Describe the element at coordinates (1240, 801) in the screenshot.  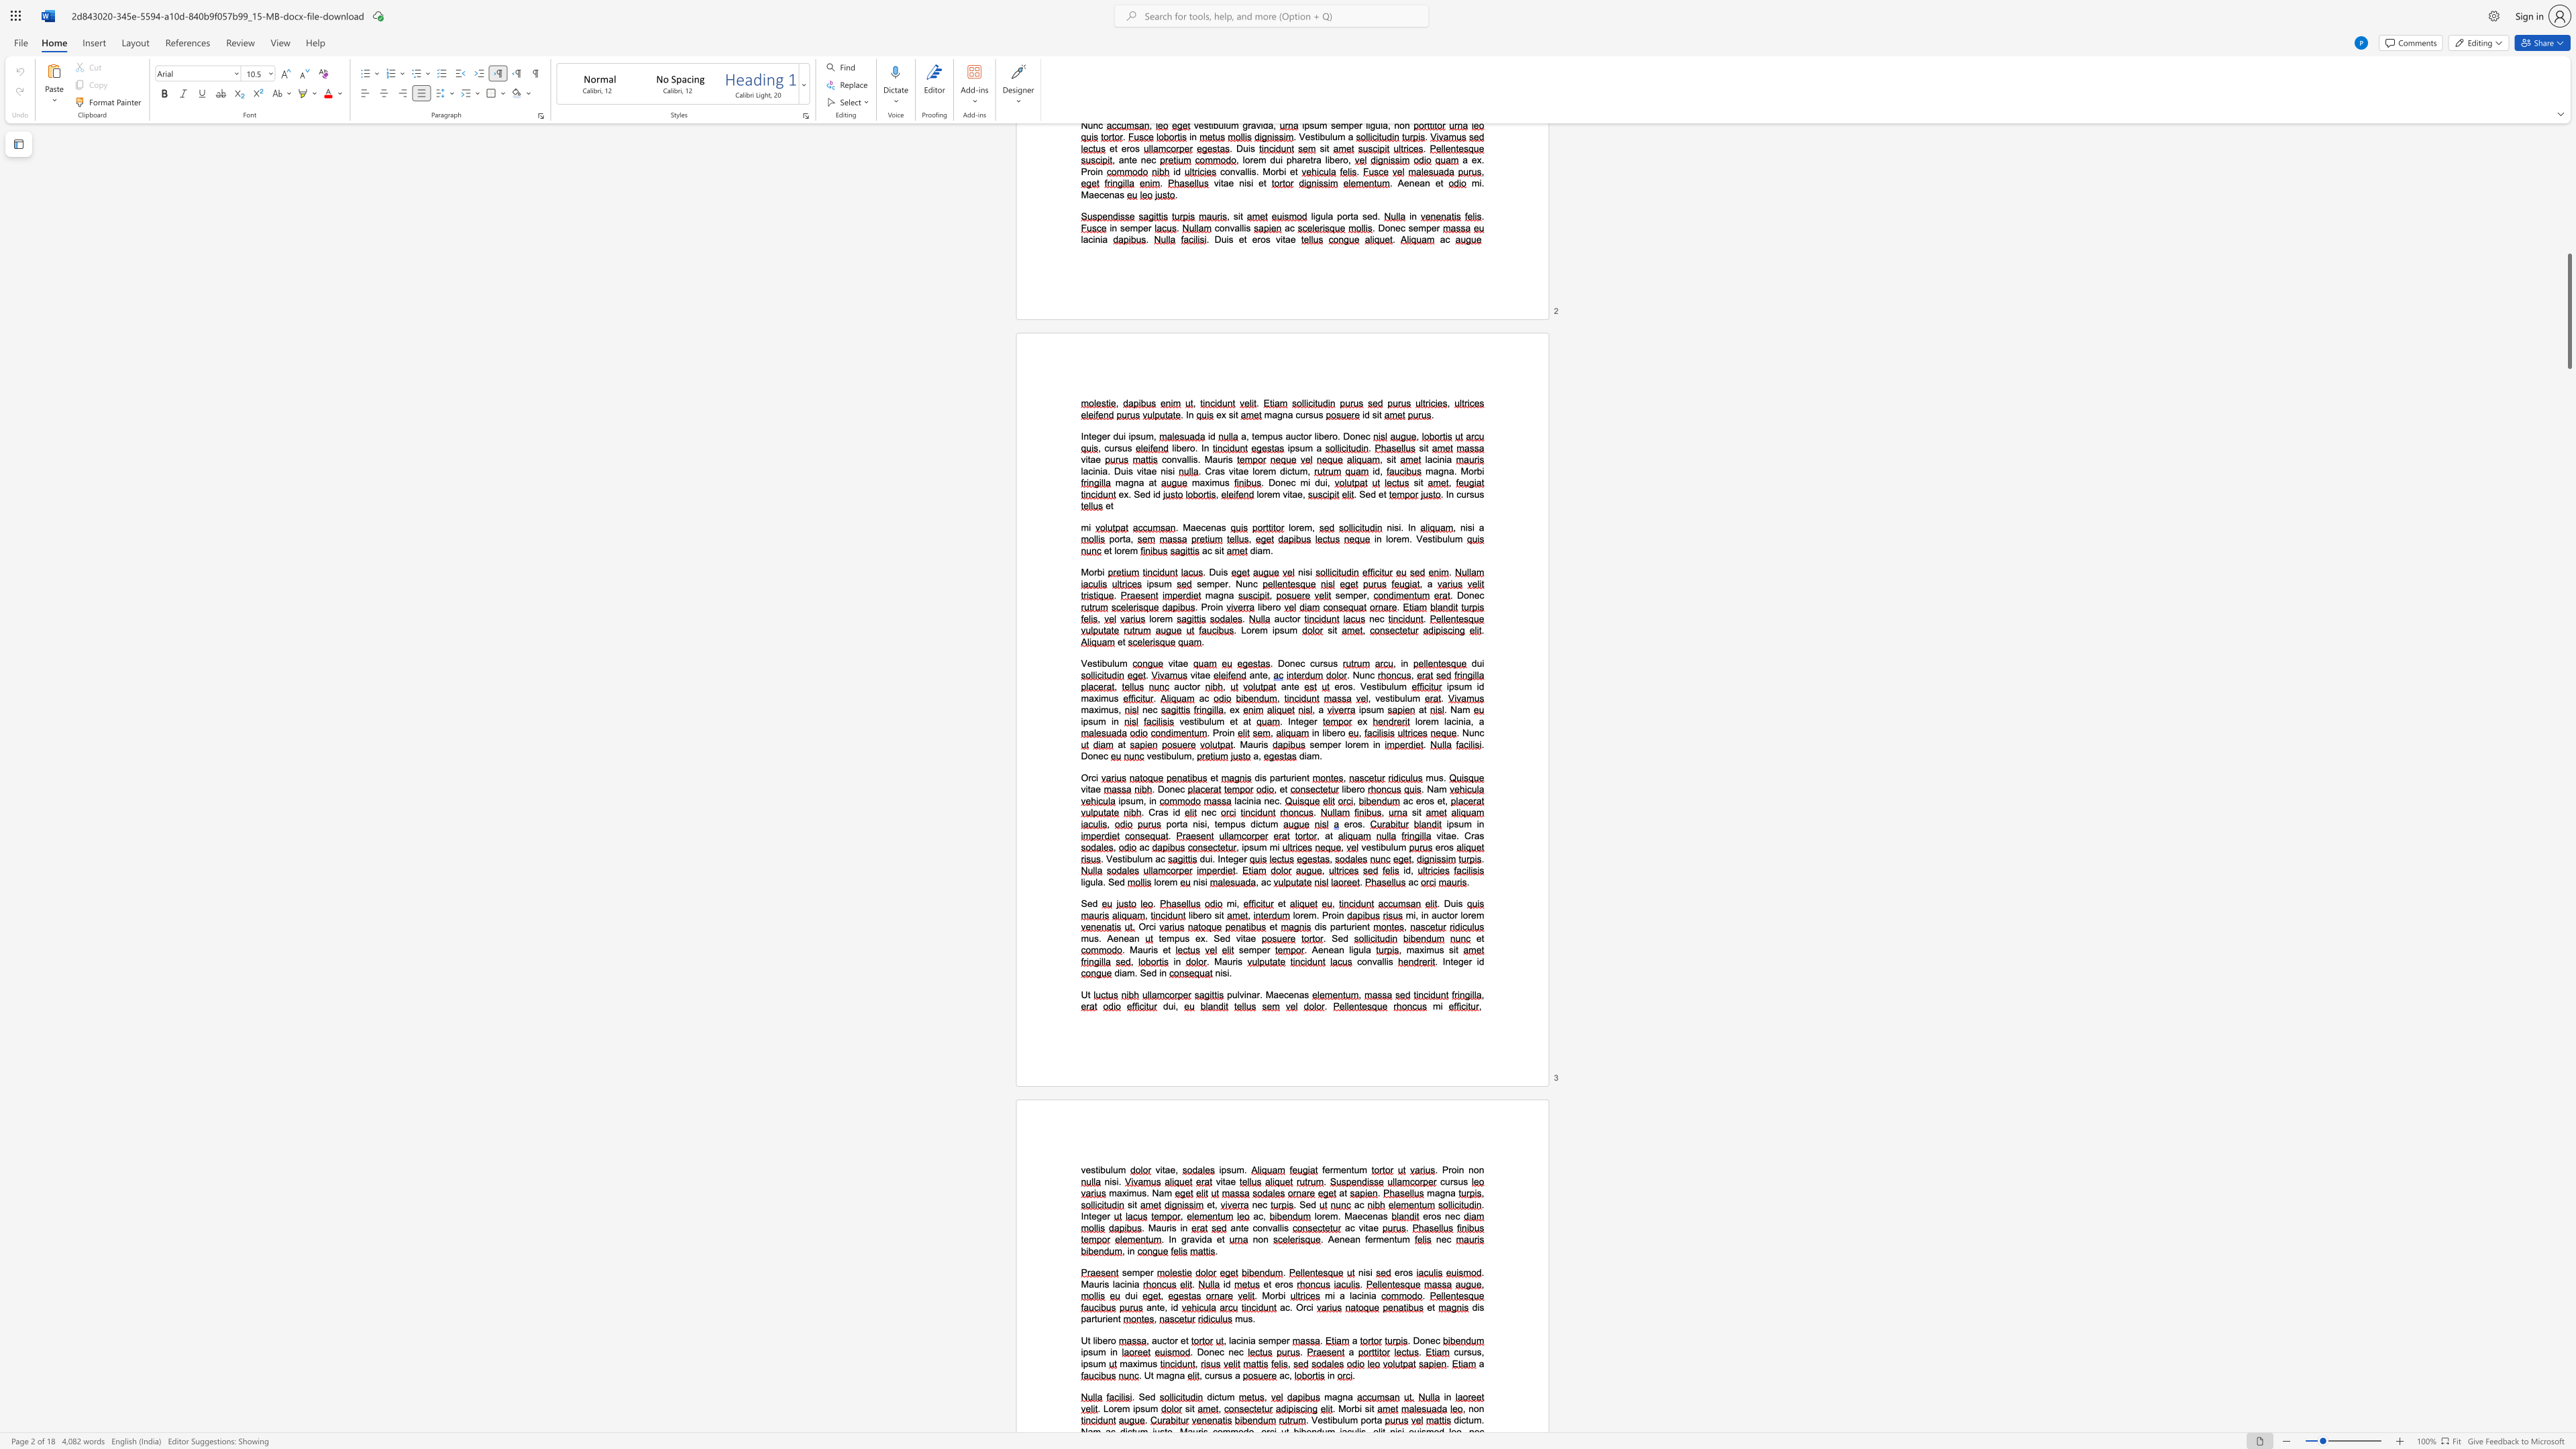
I see `the space between the continuous character "a" and "c" in the text` at that location.